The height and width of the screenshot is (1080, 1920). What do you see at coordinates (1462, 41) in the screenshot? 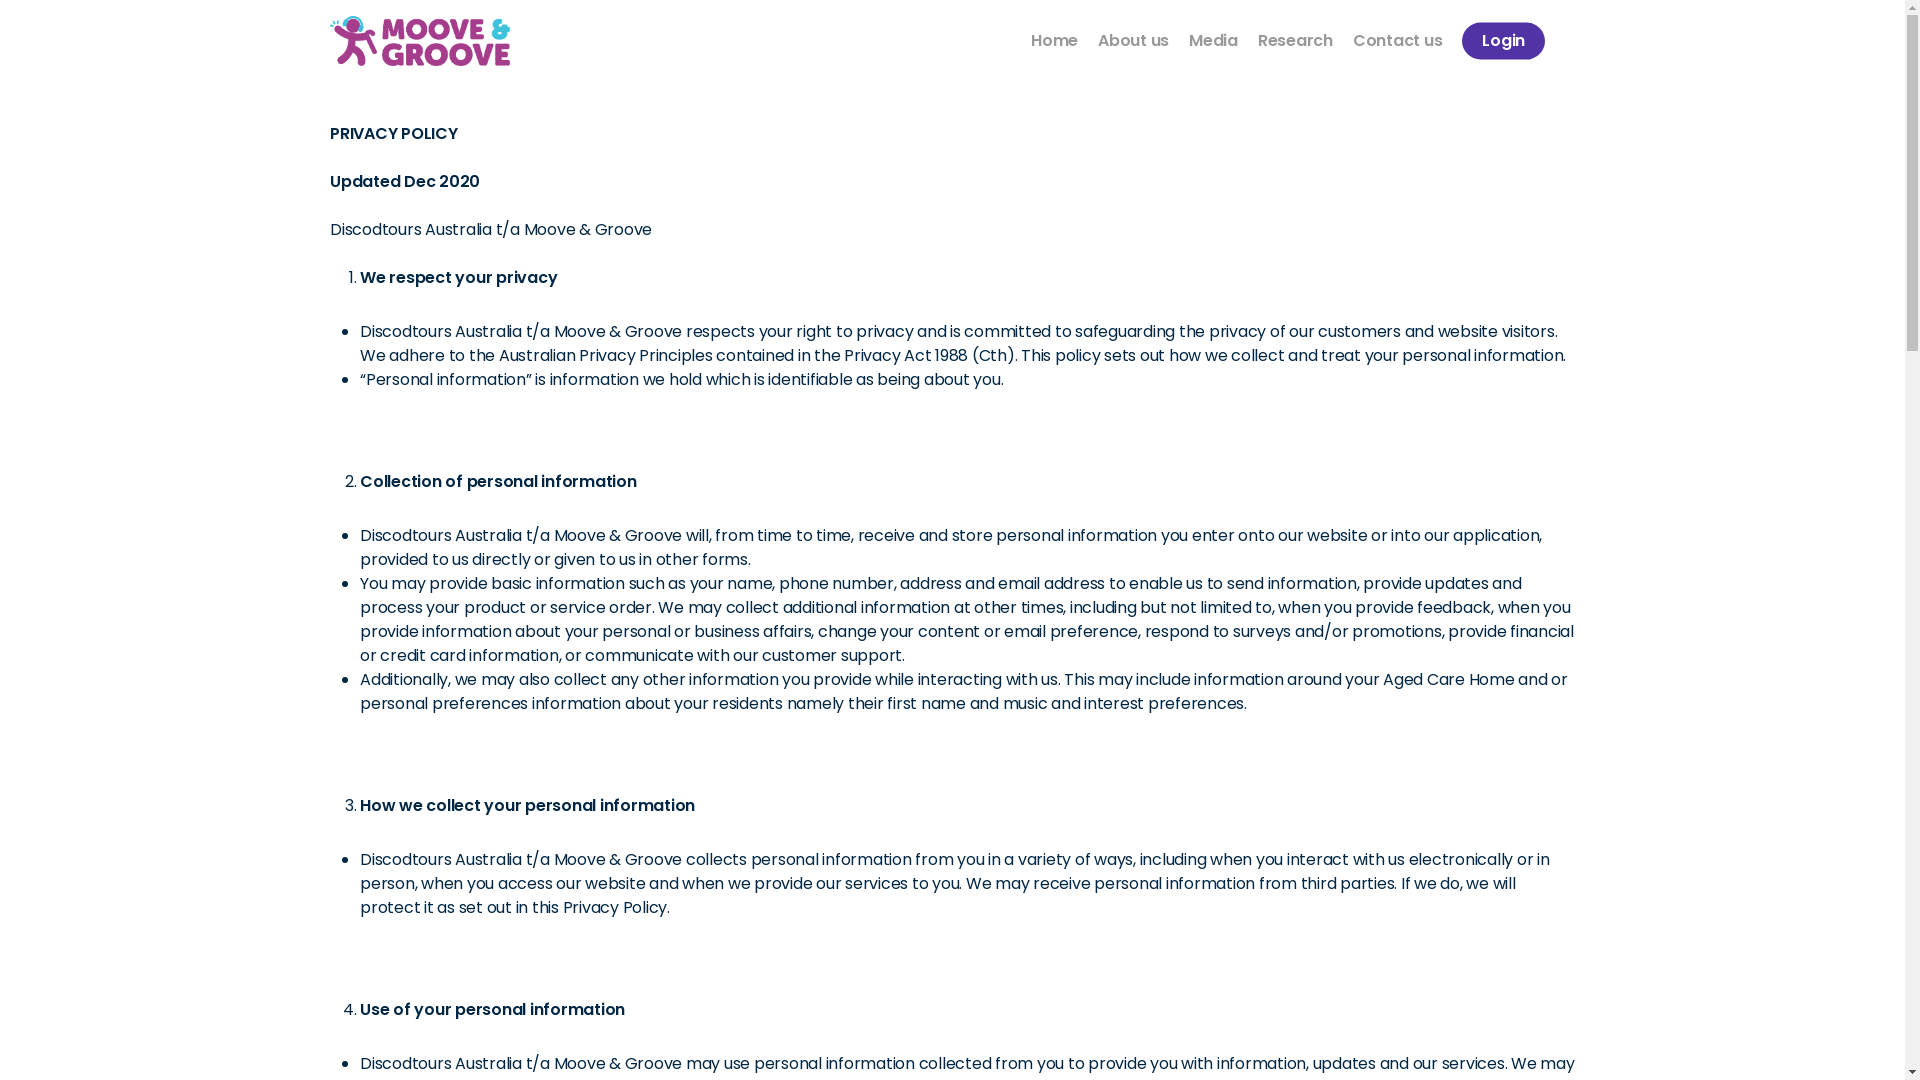
I see `'Login'` at bounding box center [1462, 41].